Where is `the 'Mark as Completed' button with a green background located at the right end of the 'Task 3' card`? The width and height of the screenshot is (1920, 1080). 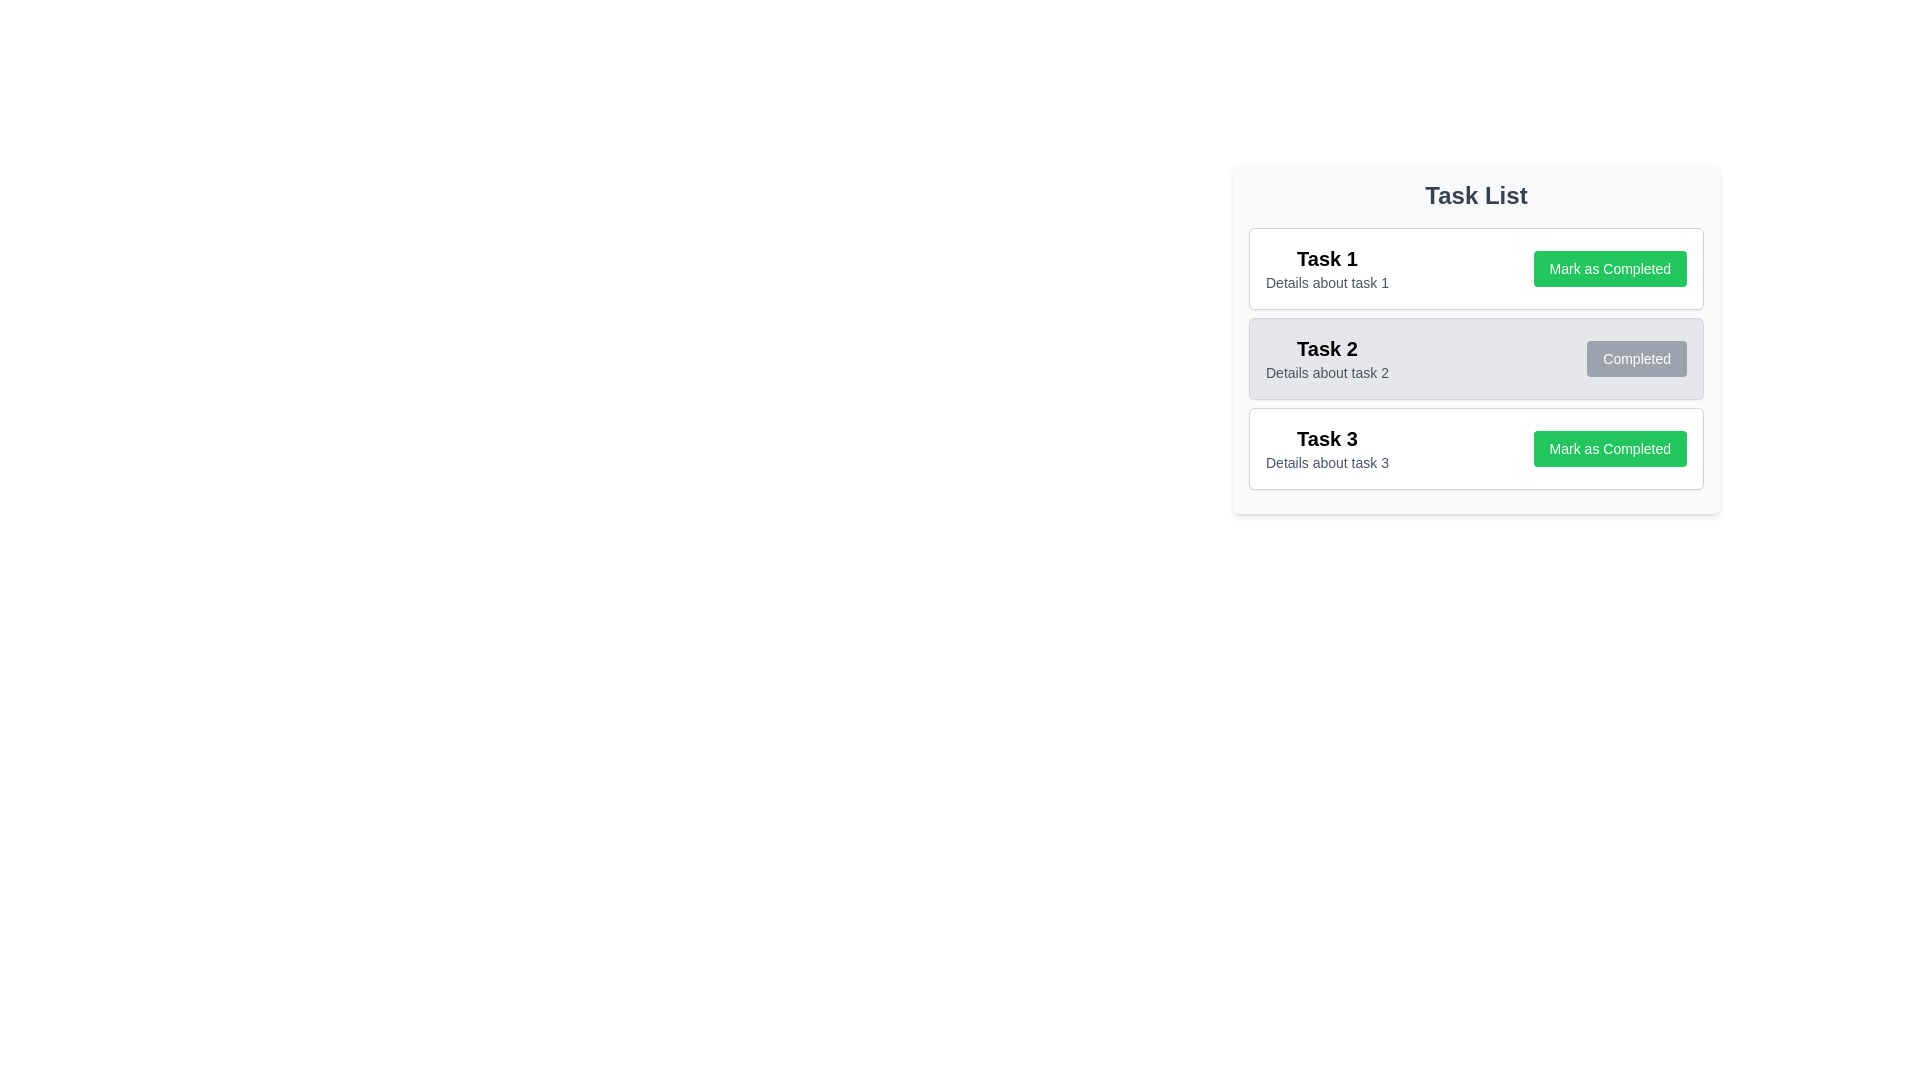
the 'Mark as Completed' button with a green background located at the right end of the 'Task 3' card is located at coordinates (1610, 447).